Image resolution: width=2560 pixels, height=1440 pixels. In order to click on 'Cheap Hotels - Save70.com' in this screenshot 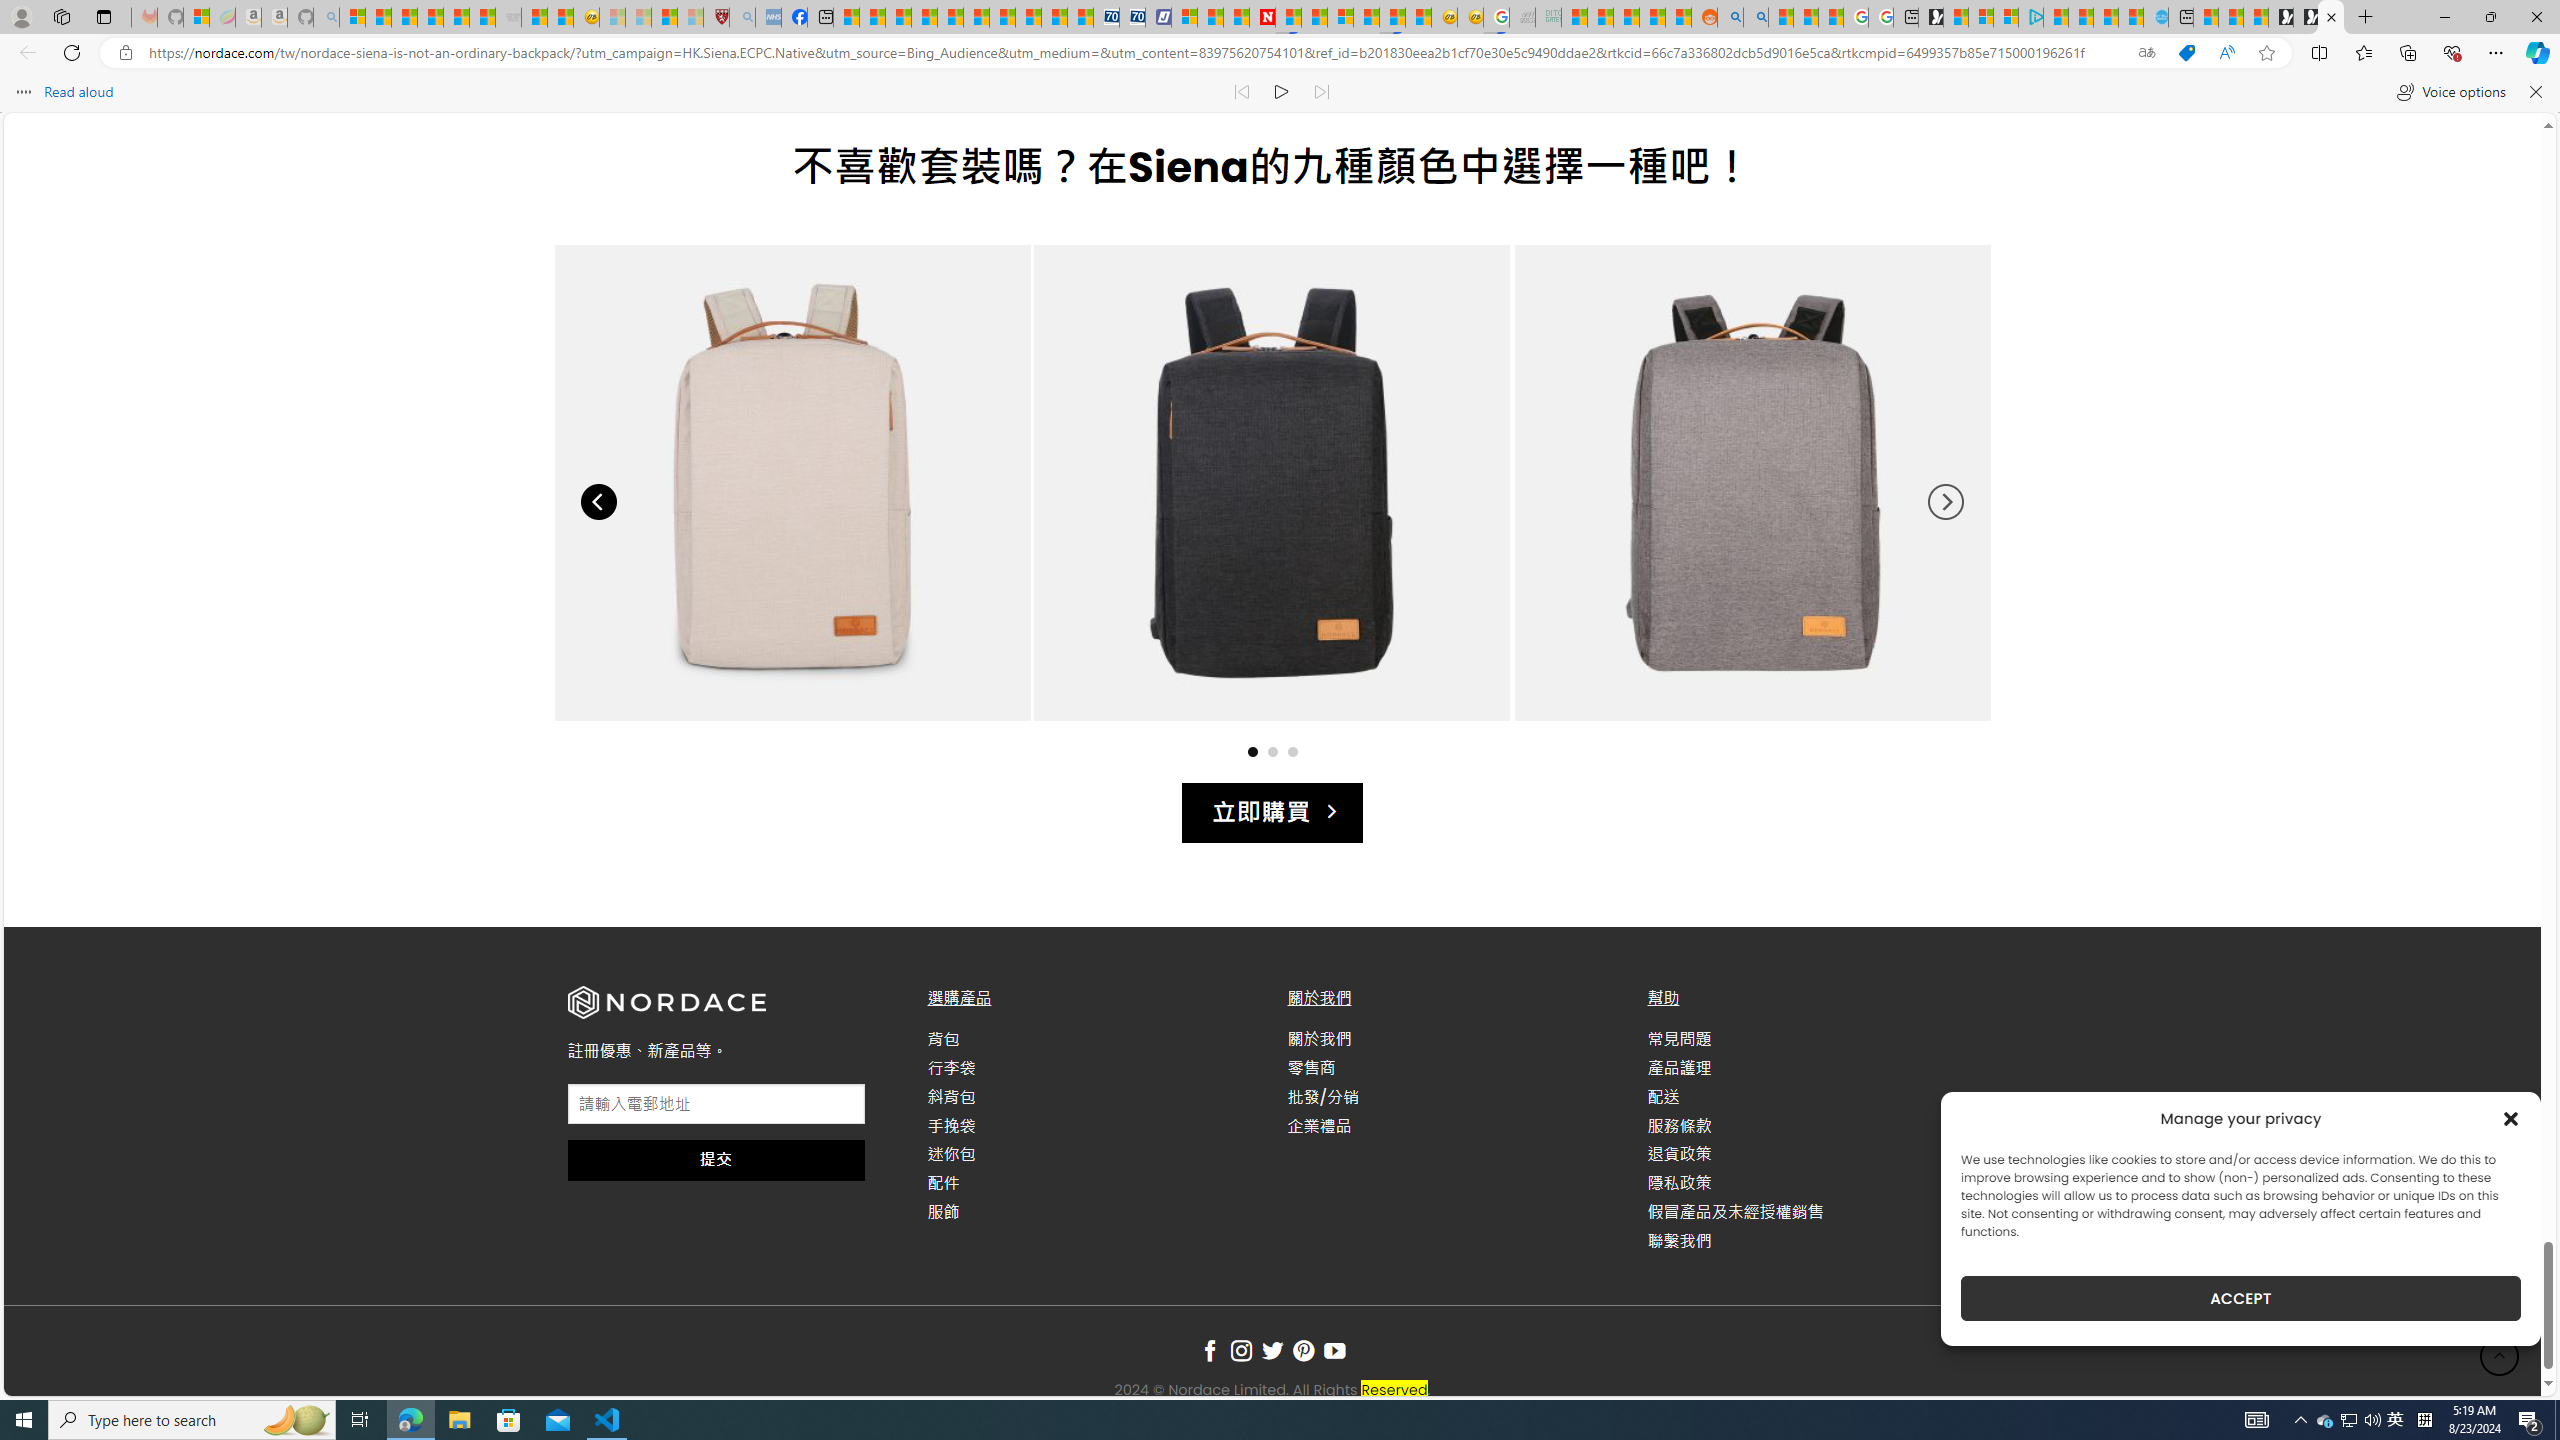, I will do `click(1132, 16)`.